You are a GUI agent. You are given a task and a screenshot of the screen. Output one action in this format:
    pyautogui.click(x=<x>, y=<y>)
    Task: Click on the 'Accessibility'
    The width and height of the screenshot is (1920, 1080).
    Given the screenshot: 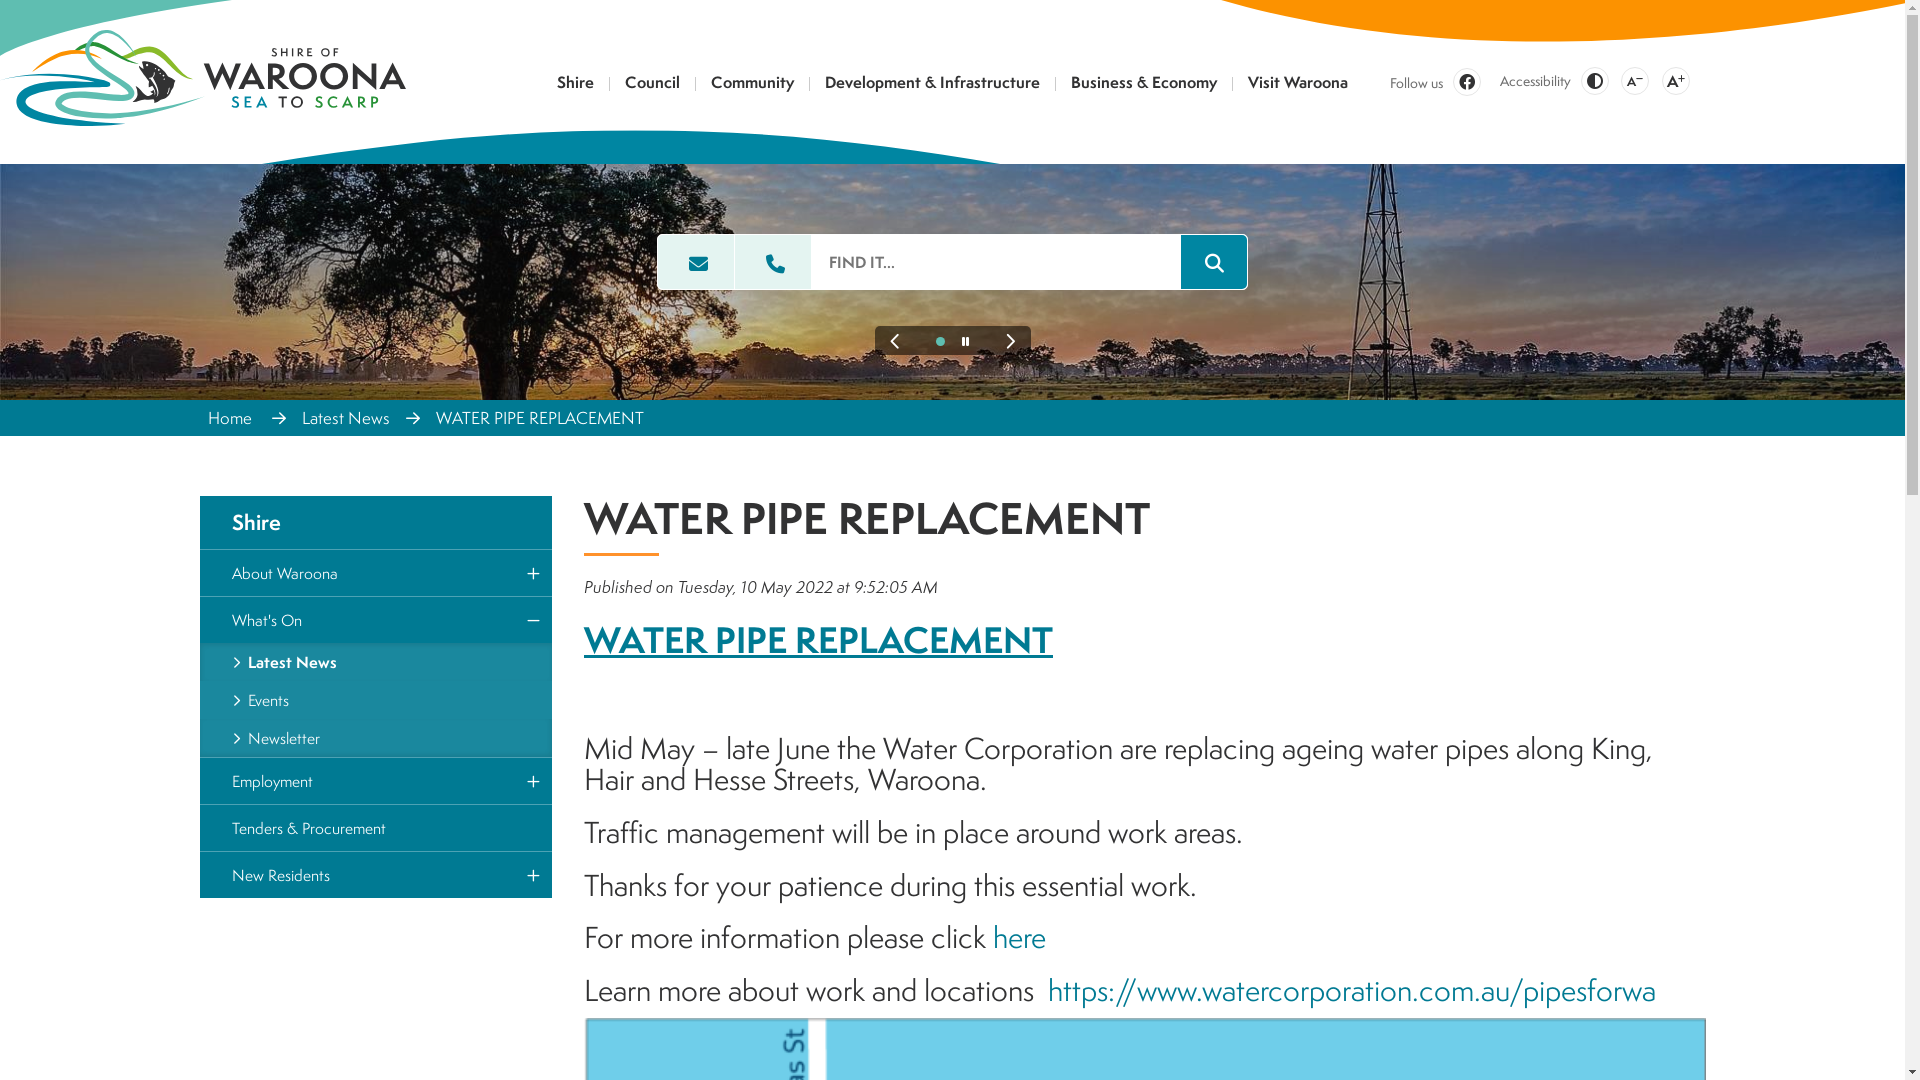 What is the action you would take?
    pyautogui.click(x=1533, y=80)
    